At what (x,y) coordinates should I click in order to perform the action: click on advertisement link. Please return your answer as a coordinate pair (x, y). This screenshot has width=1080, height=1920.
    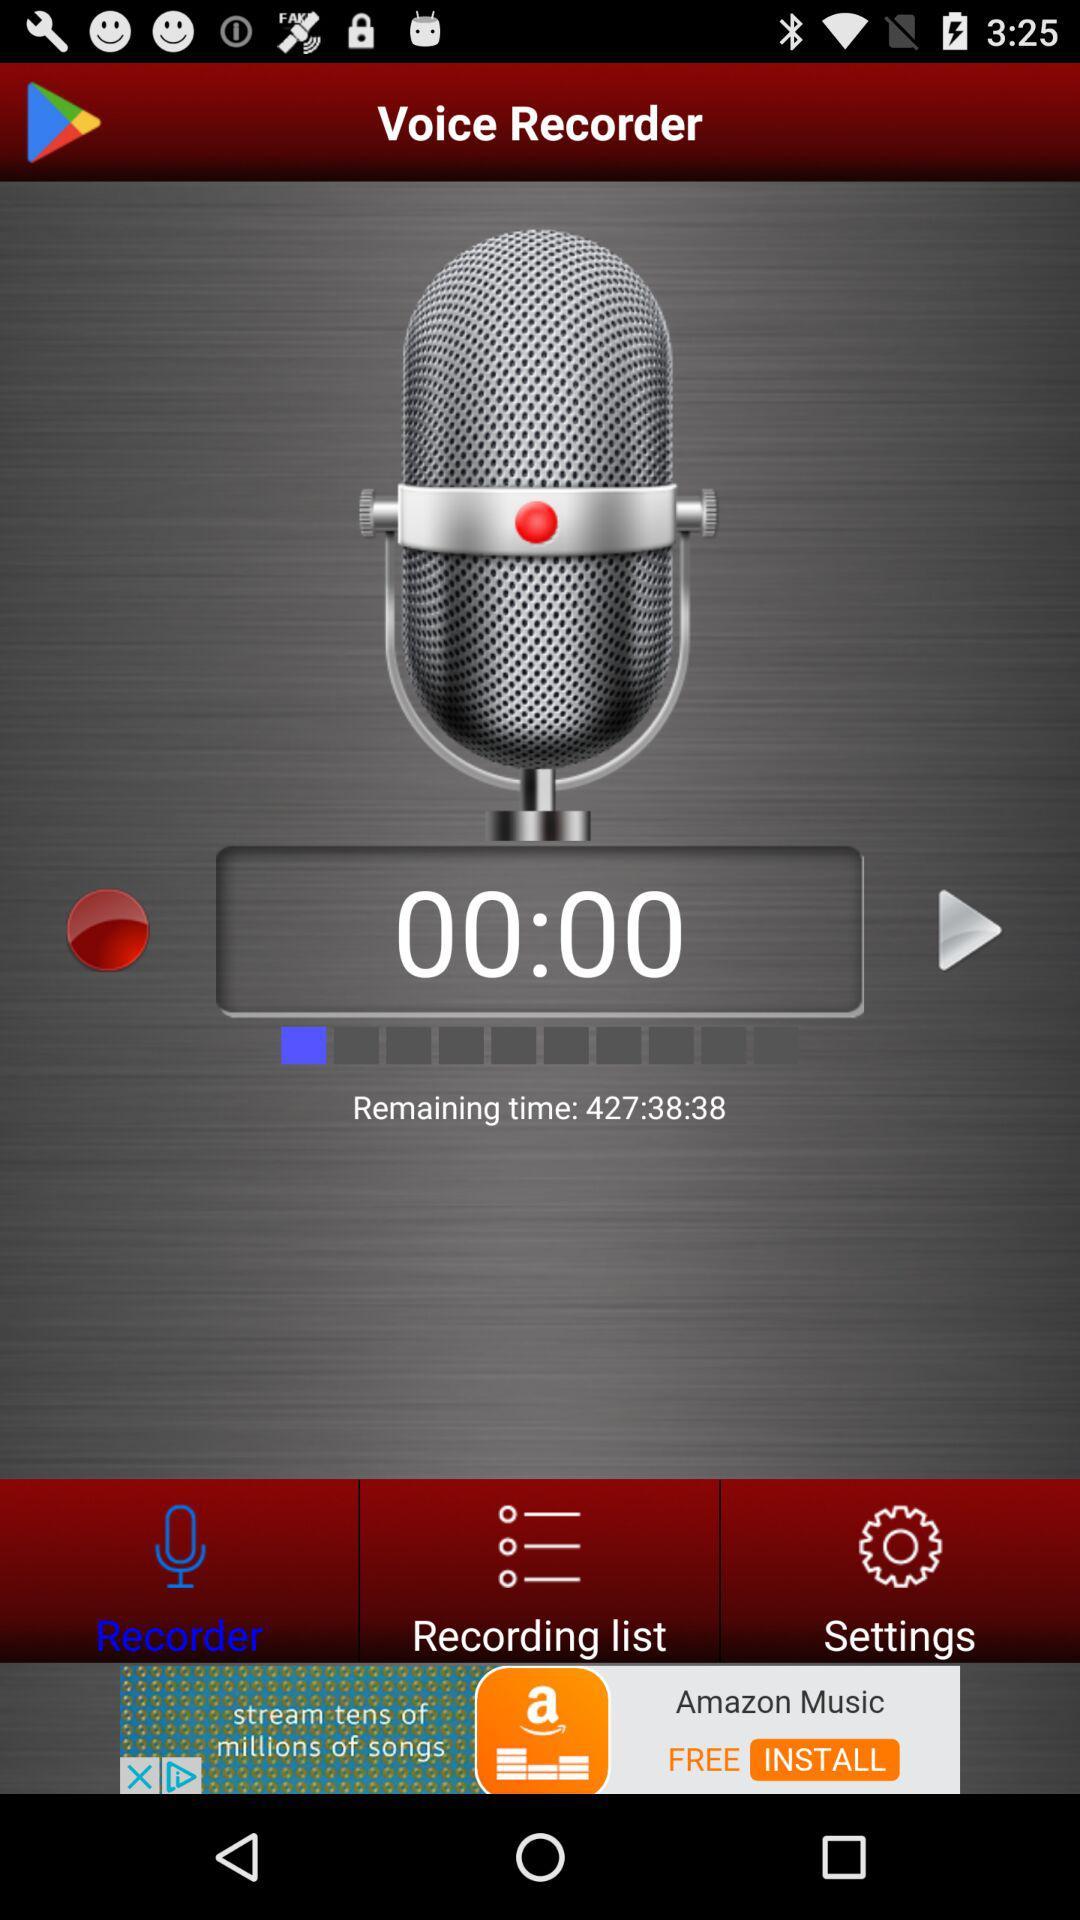
    Looking at the image, I should click on (540, 1727).